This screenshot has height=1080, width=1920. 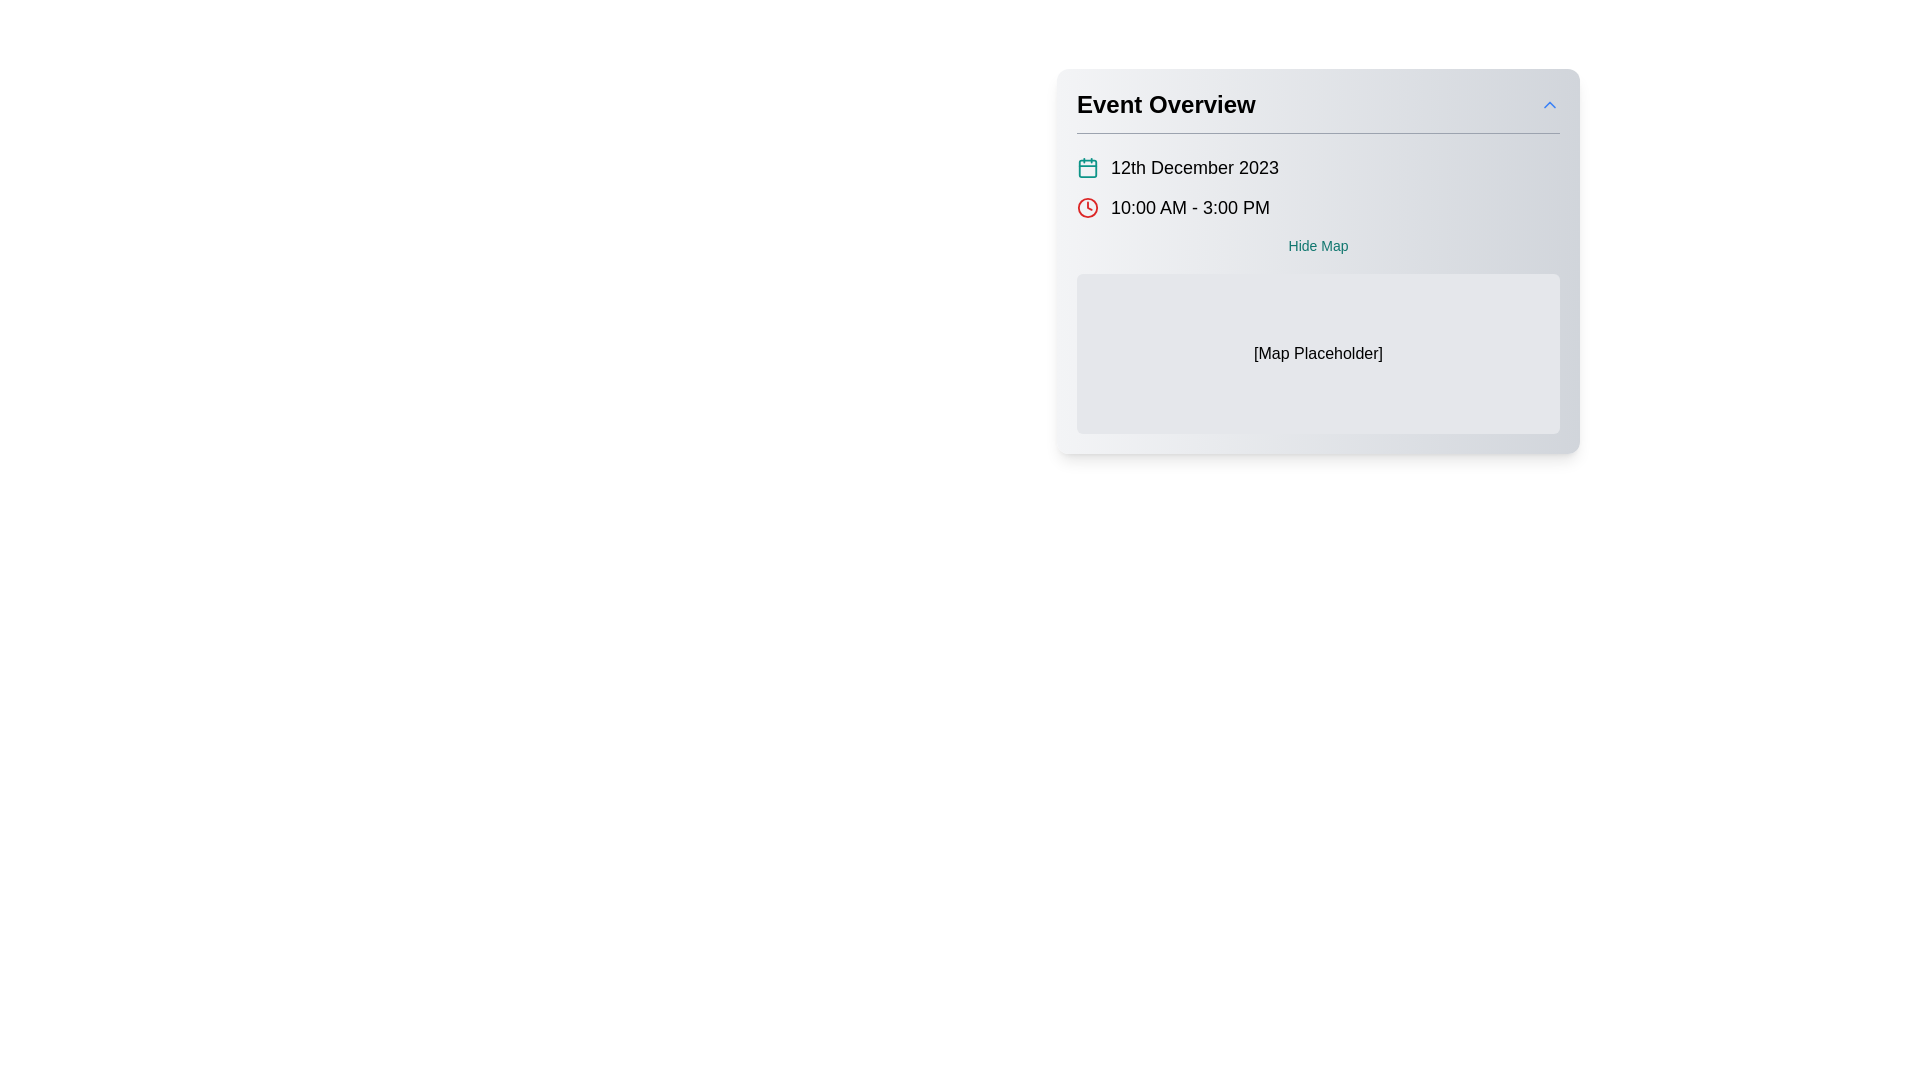 I want to click on time duration details from the text label displaying '10:00 AM - 3:00 PM', located to the right of a clock icon and part of the event details section, so click(x=1190, y=208).